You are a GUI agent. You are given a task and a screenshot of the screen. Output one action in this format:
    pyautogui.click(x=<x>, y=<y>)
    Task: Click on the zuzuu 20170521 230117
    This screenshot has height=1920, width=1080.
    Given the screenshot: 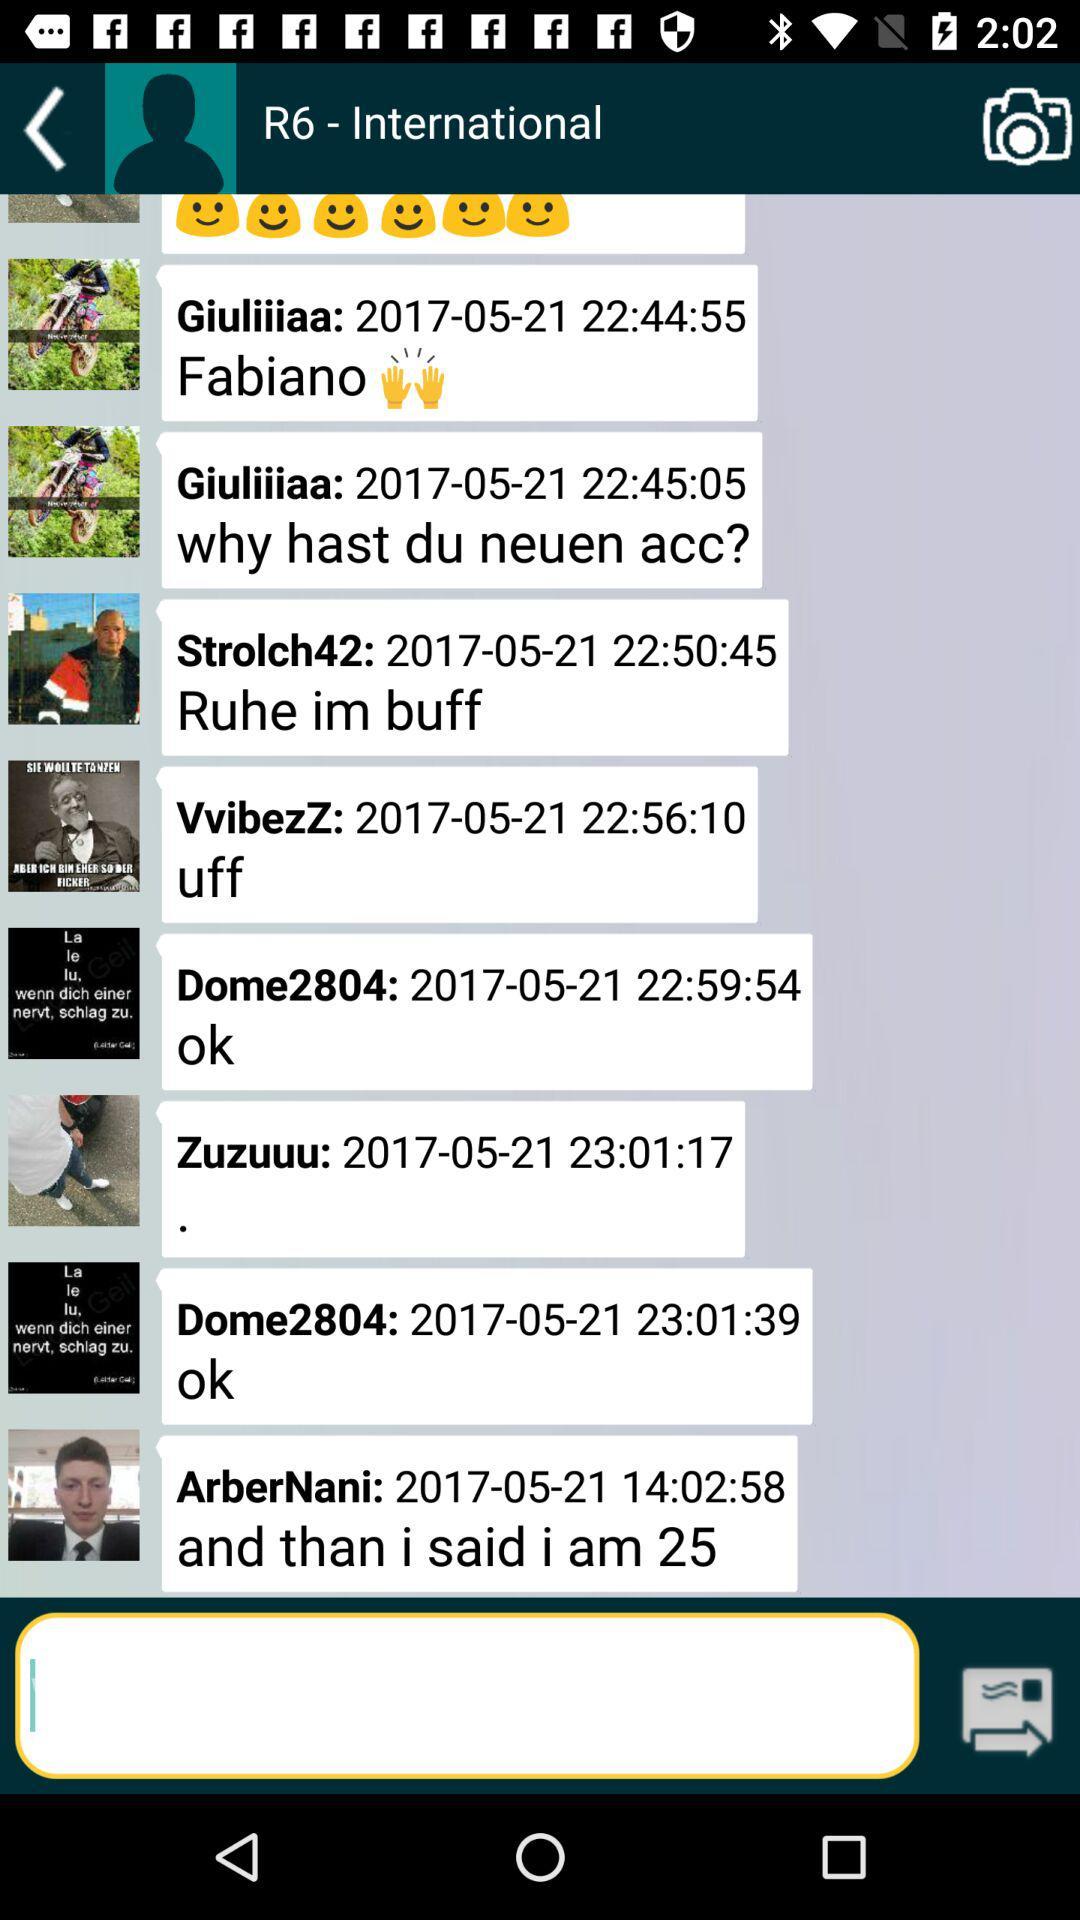 What is the action you would take?
    pyautogui.click(x=451, y=1179)
    